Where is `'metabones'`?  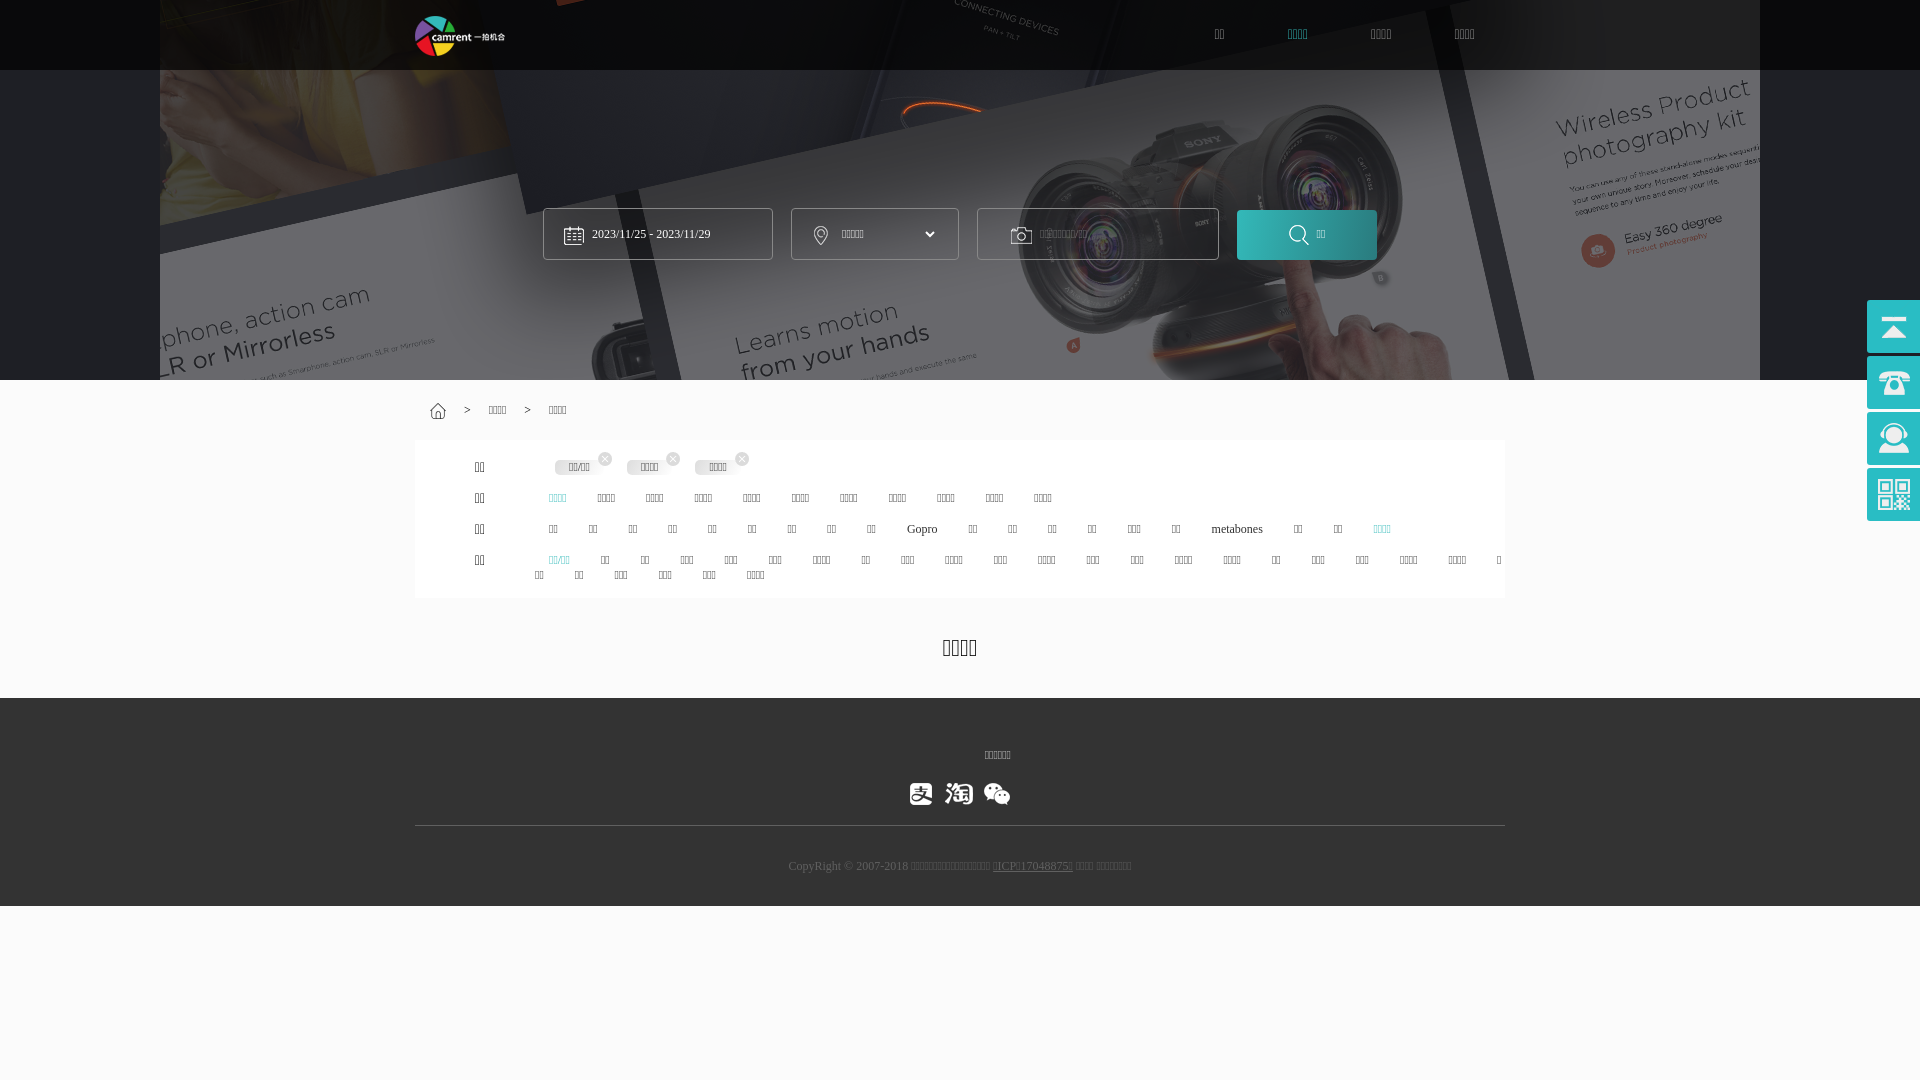 'metabones' is located at coordinates (1236, 527).